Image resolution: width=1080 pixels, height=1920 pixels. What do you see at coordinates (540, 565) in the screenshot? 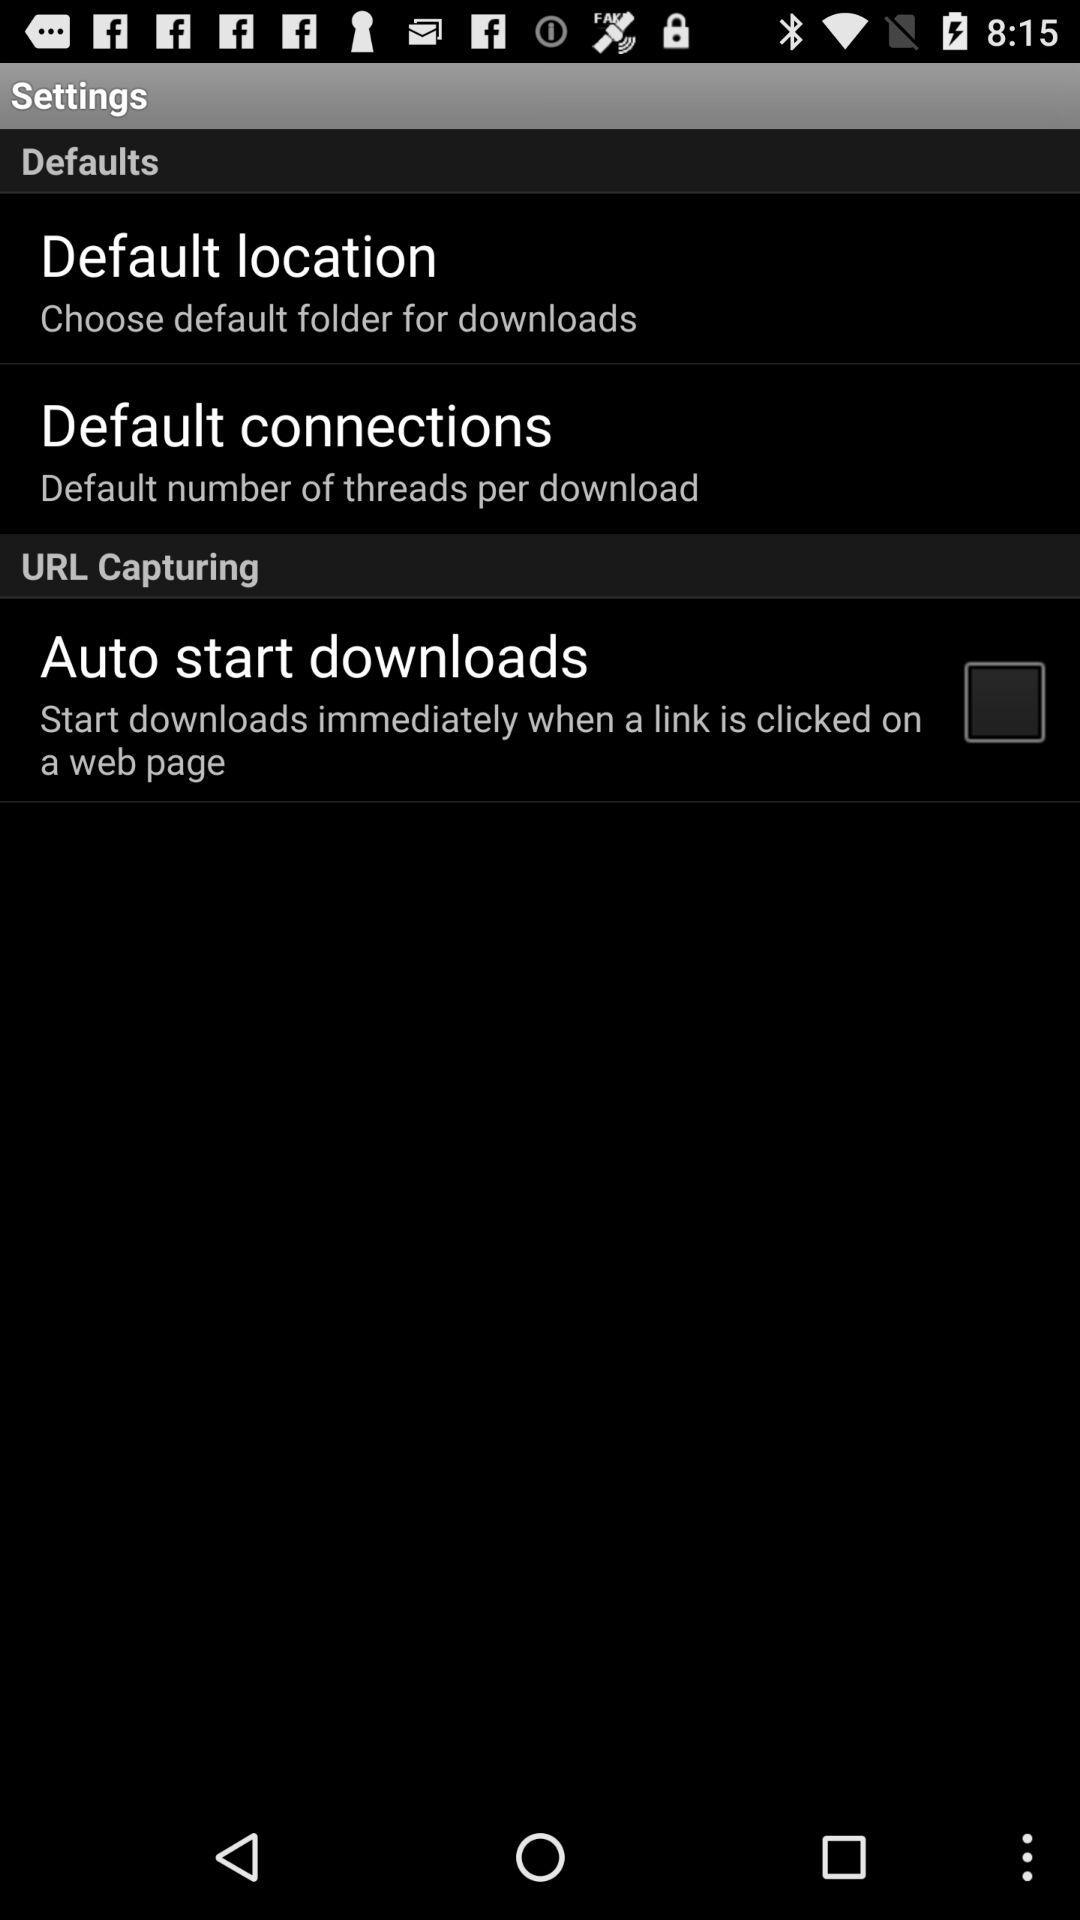
I see `the url capturing` at bounding box center [540, 565].